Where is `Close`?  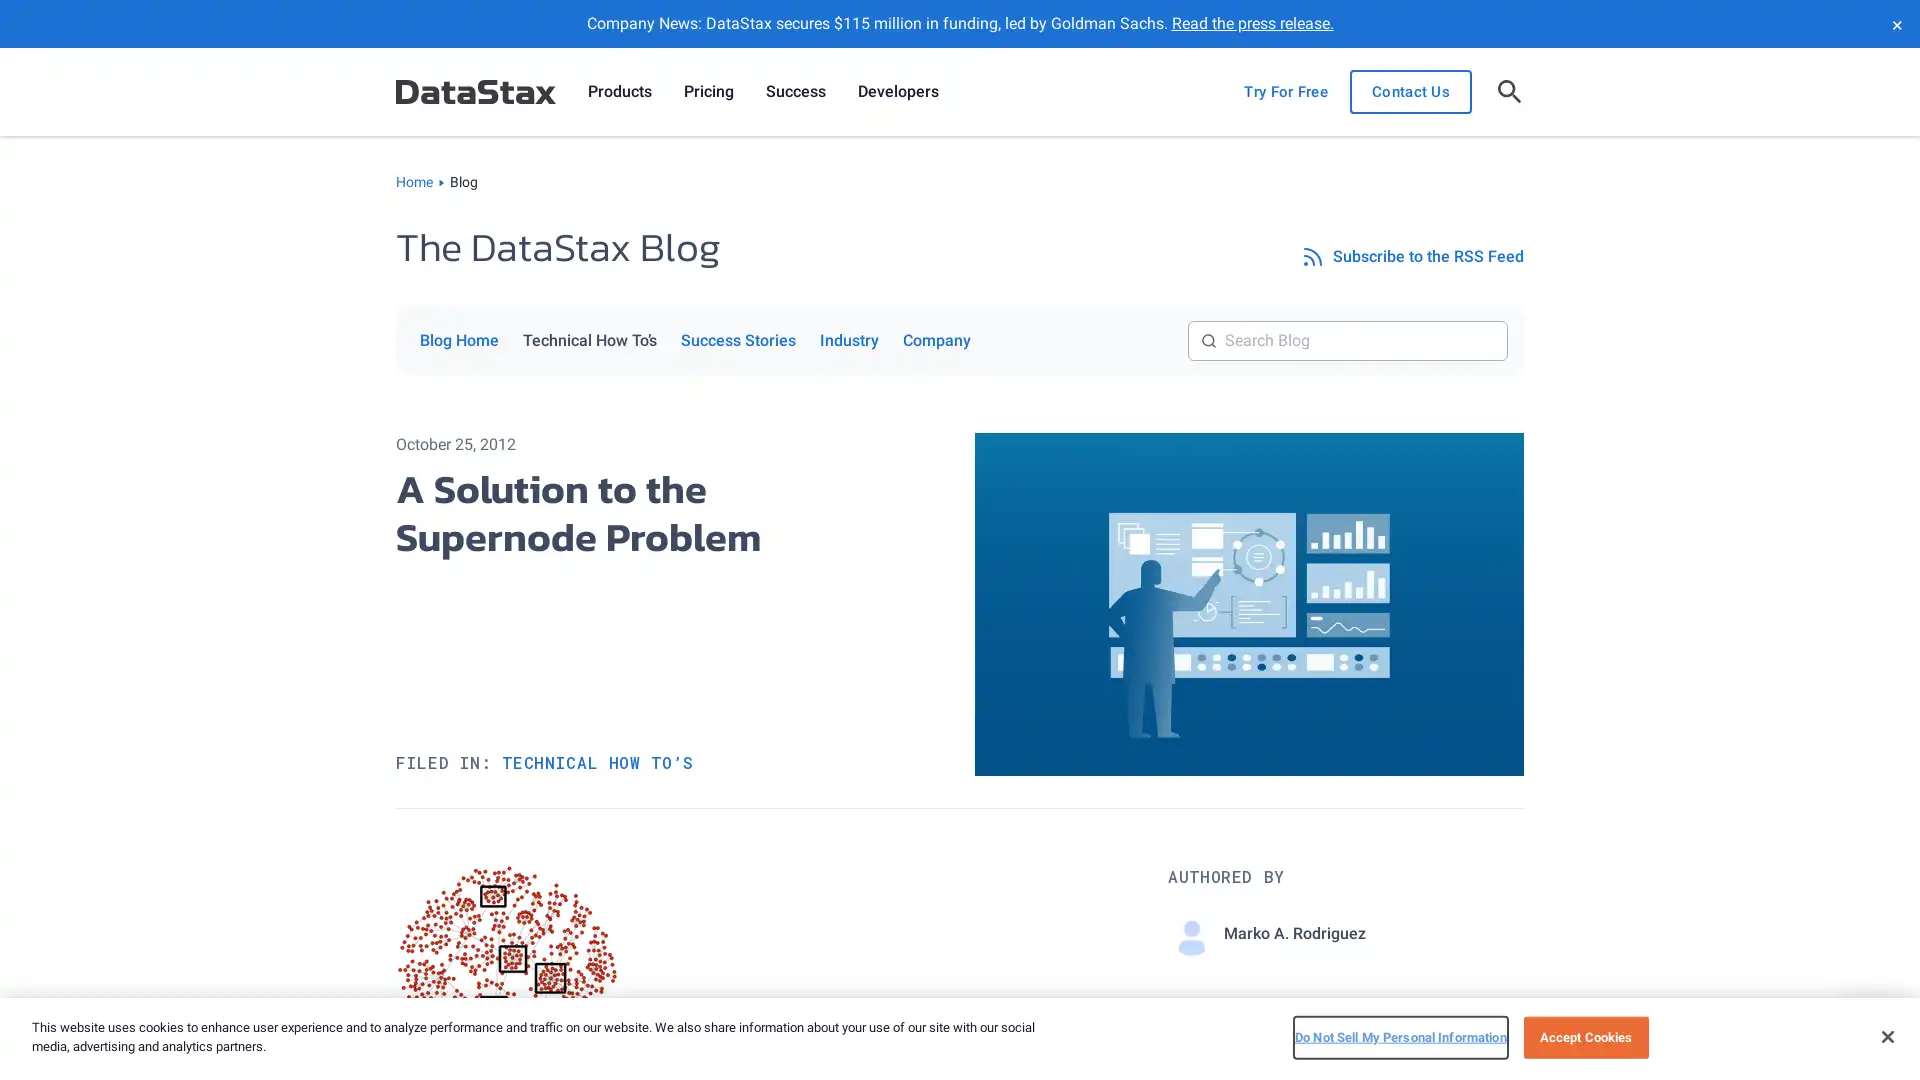
Close is located at coordinates (1886, 1035).